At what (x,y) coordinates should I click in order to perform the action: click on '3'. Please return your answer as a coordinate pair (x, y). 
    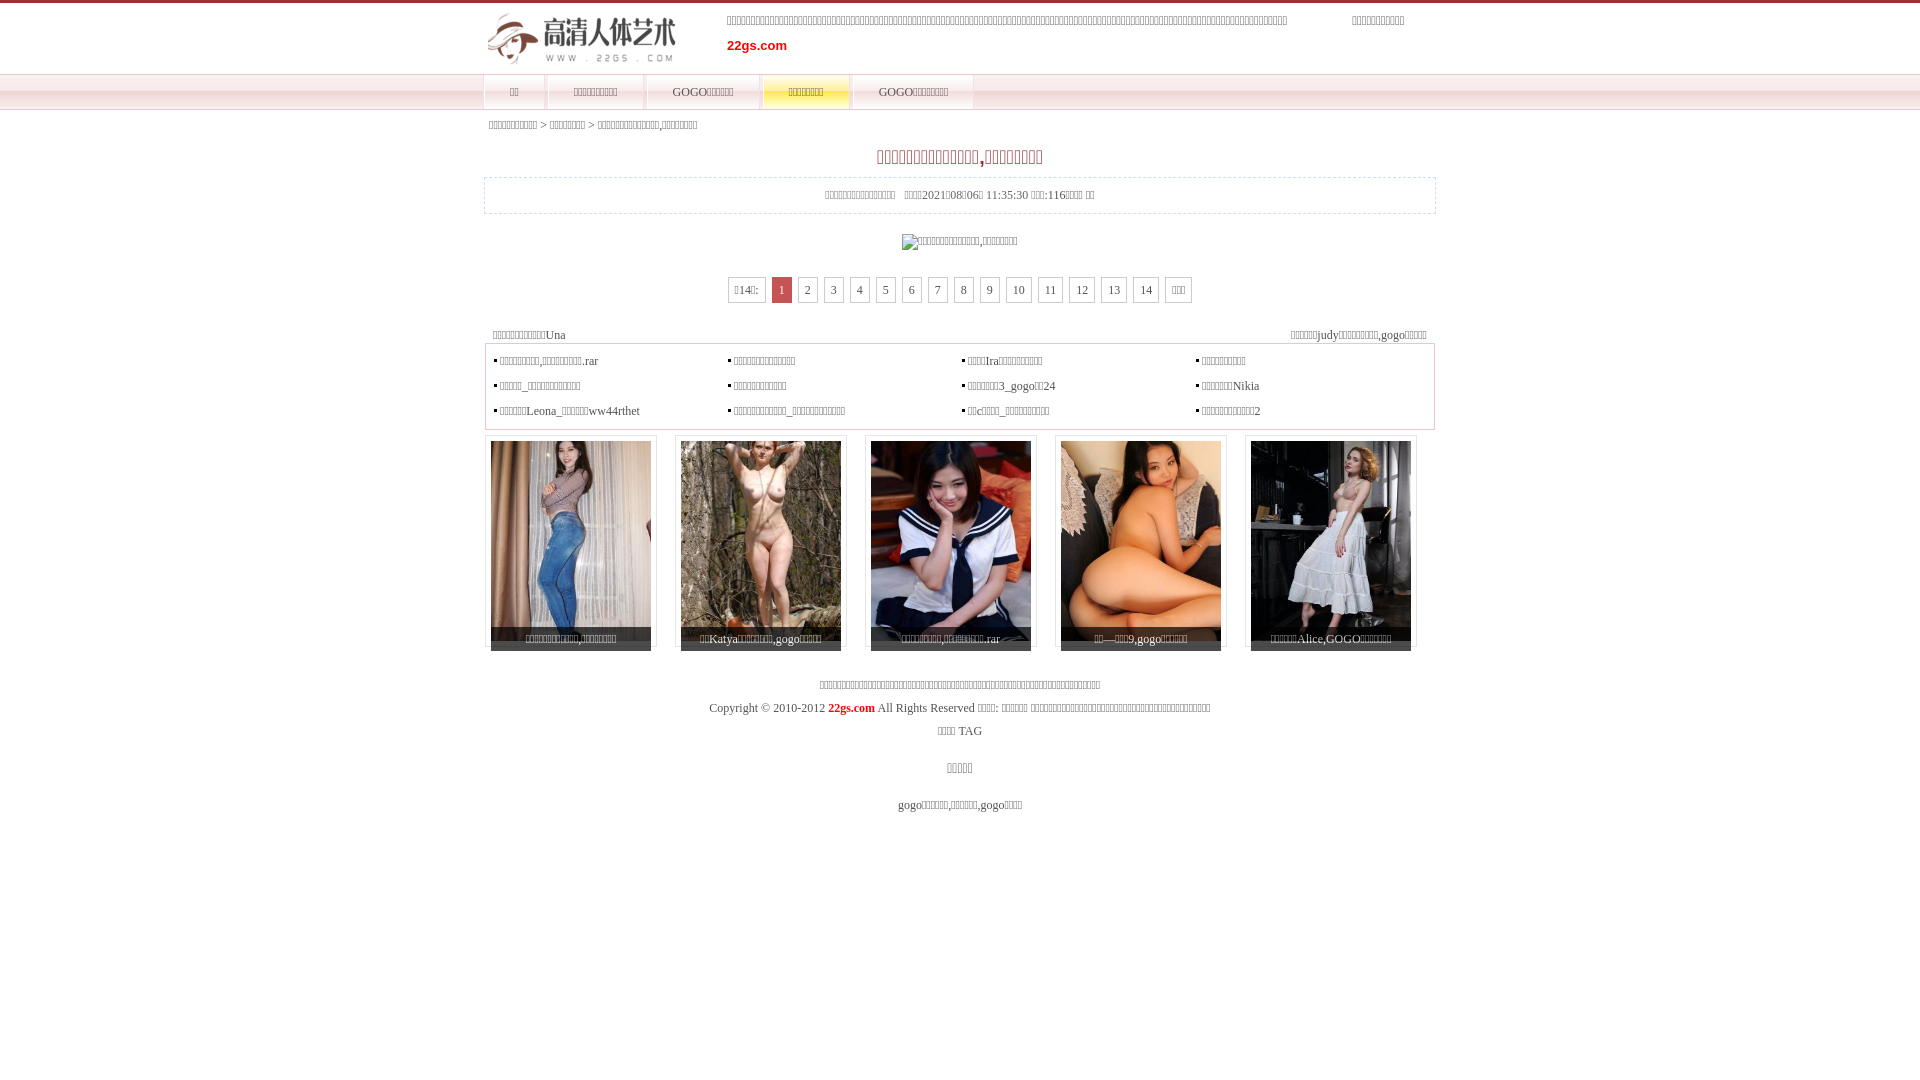
    Looking at the image, I should click on (834, 289).